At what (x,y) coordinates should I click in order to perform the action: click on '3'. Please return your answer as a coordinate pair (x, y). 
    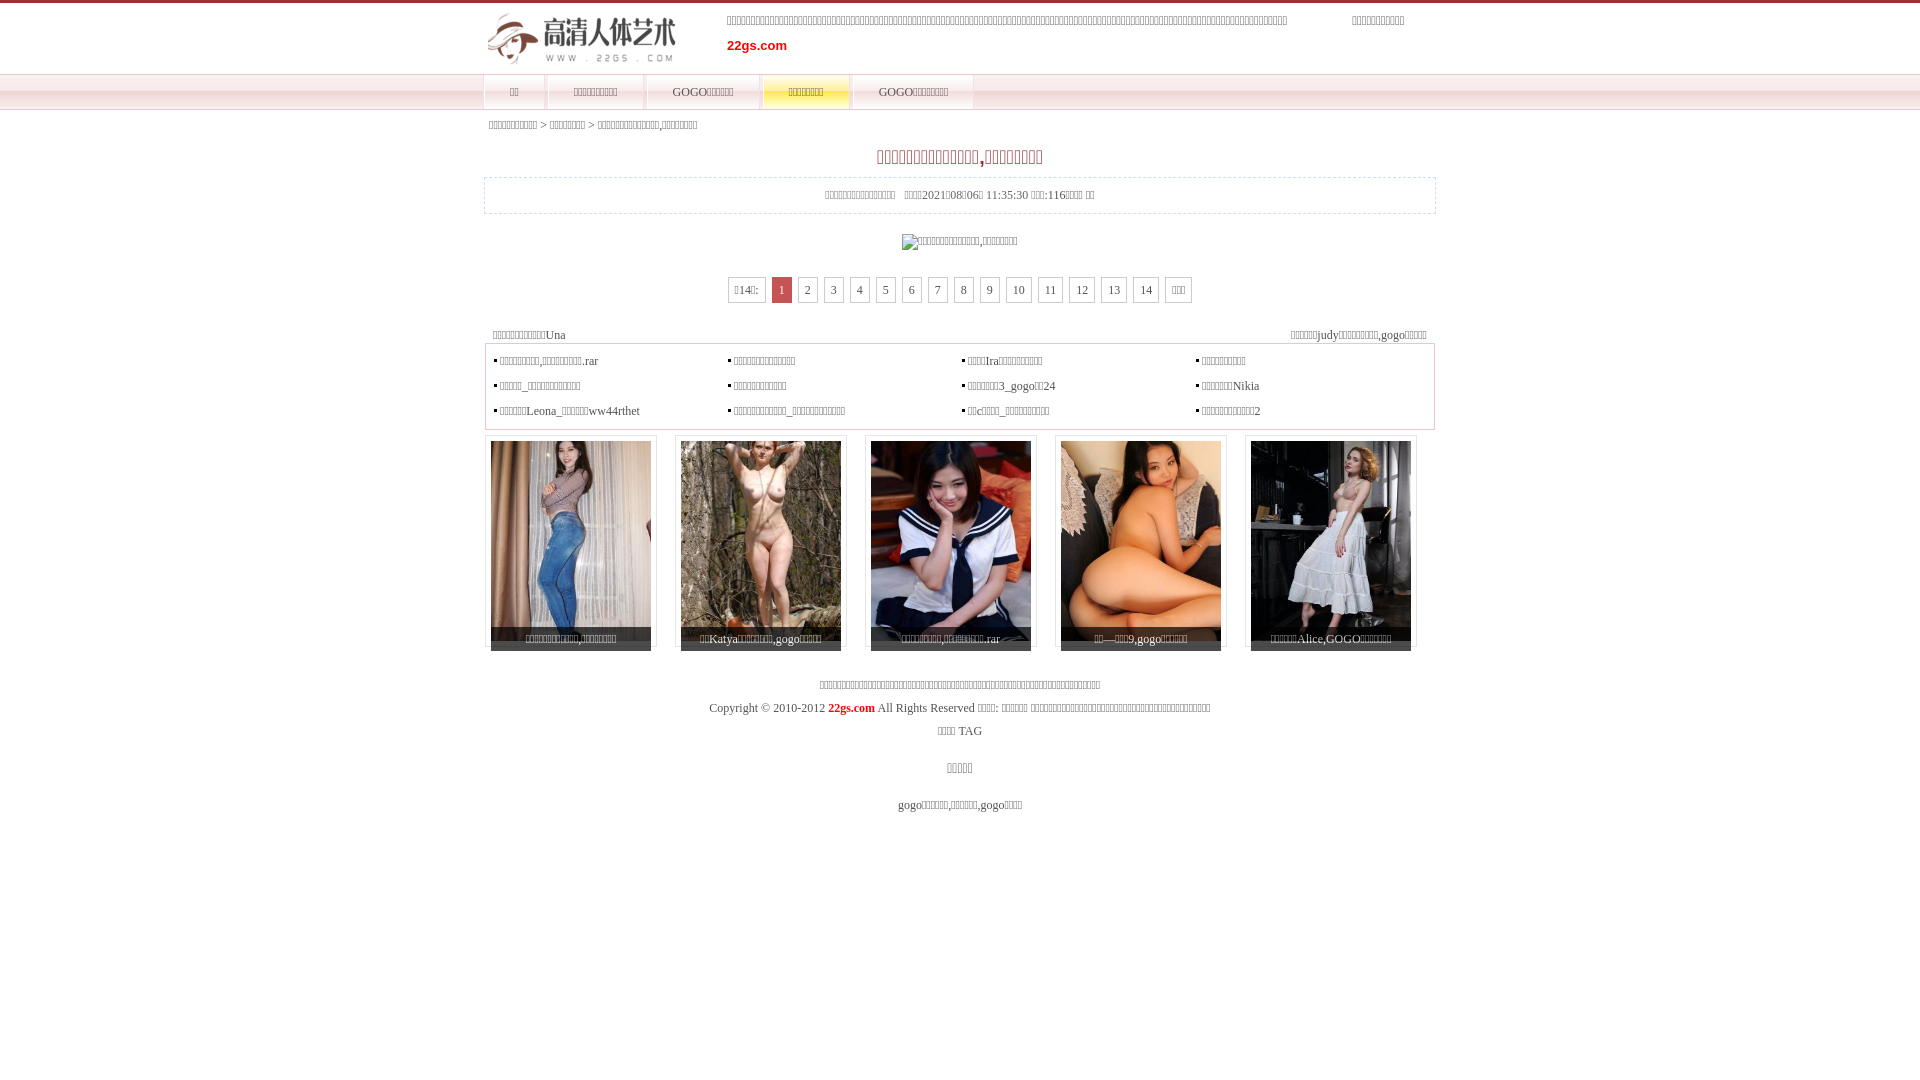
    Looking at the image, I should click on (834, 289).